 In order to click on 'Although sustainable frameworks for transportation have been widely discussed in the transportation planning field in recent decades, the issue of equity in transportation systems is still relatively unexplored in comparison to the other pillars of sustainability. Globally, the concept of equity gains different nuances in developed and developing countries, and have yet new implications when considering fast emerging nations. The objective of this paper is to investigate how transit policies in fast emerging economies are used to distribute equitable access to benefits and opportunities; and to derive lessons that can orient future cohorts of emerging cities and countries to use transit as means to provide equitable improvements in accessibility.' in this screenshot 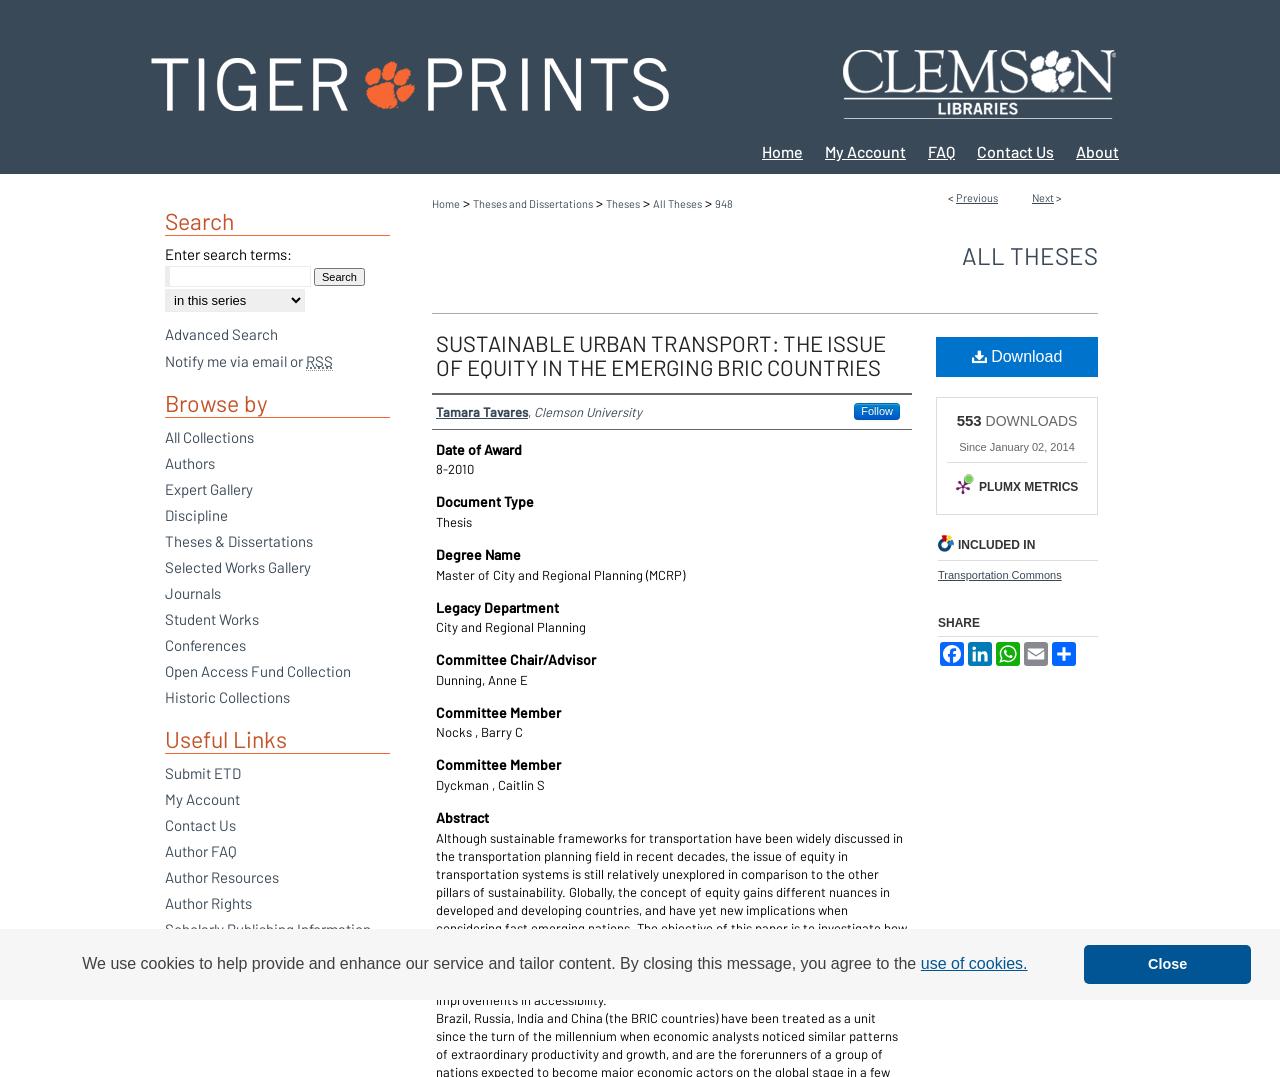, I will do `click(671, 917)`.